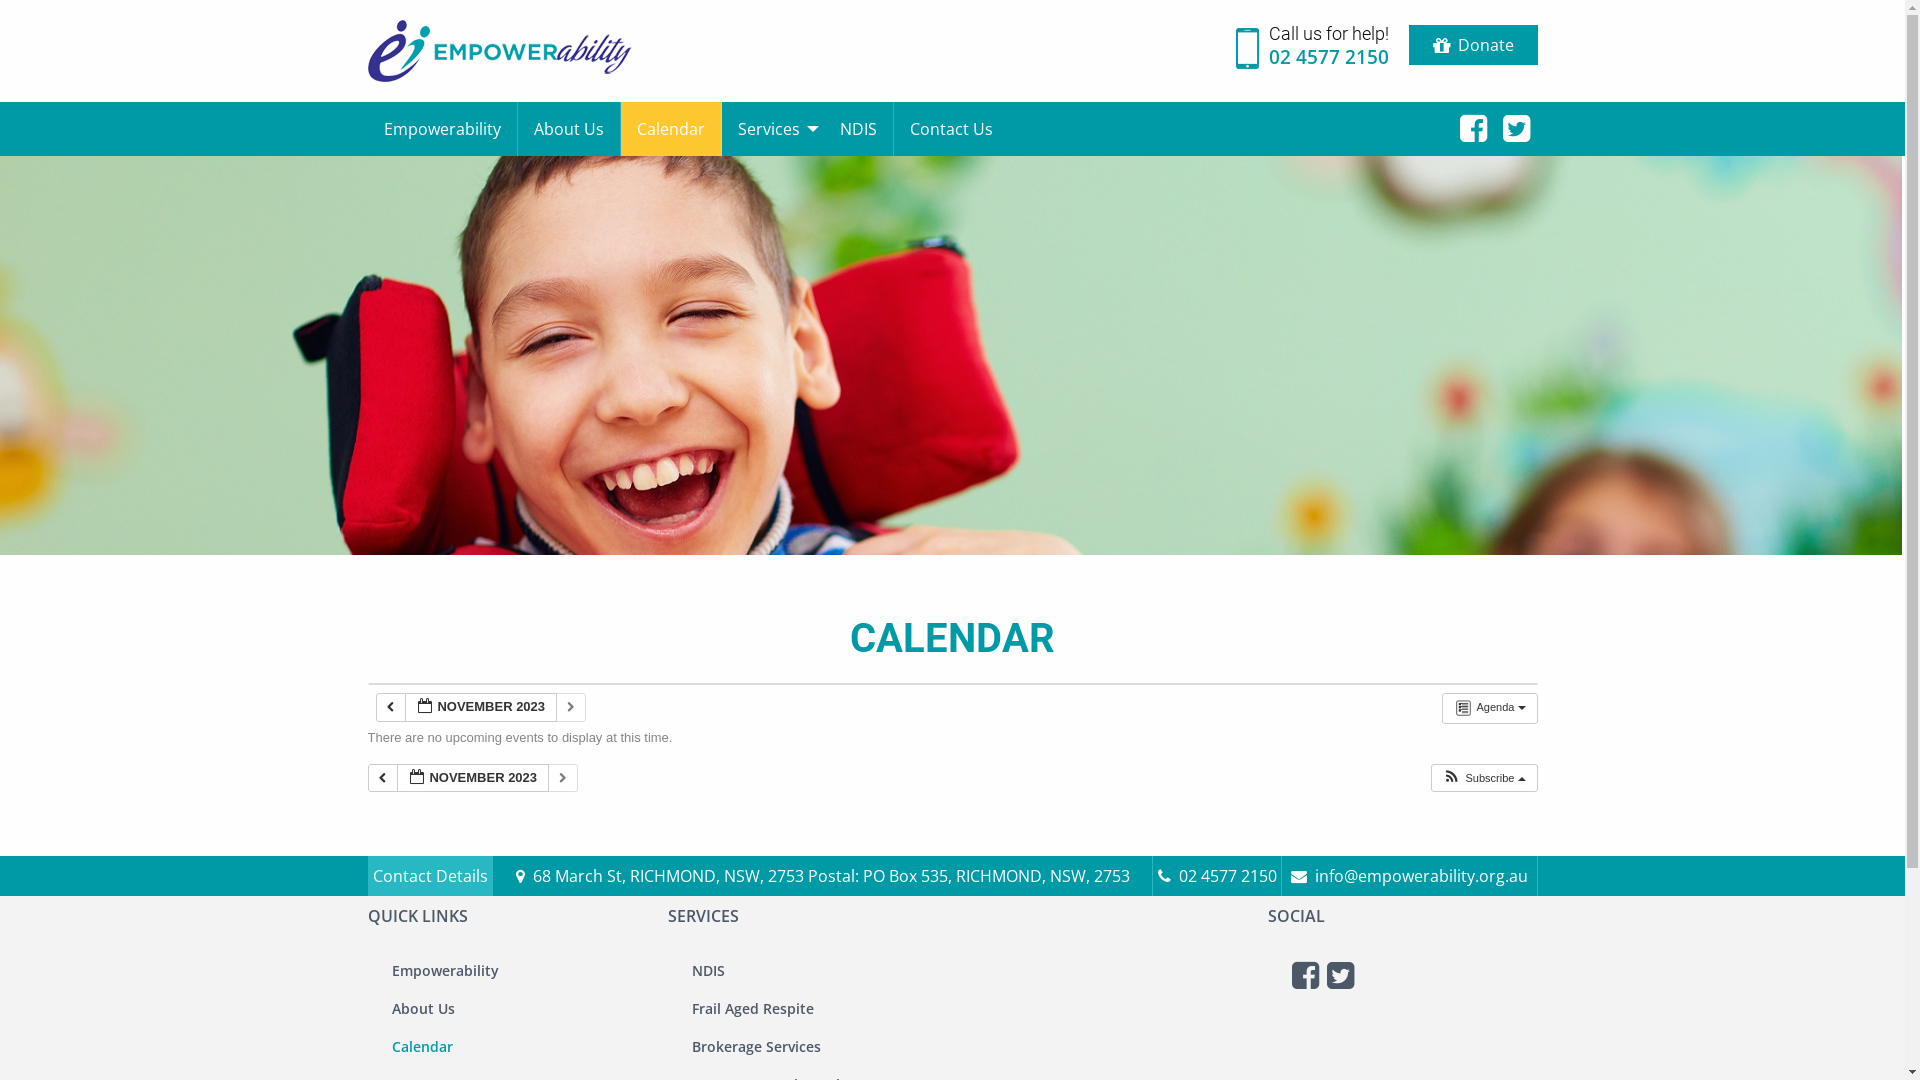  Describe the element at coordinates (684, 1045) in the screenshot. I see `'Brokerage Services'` at that location.